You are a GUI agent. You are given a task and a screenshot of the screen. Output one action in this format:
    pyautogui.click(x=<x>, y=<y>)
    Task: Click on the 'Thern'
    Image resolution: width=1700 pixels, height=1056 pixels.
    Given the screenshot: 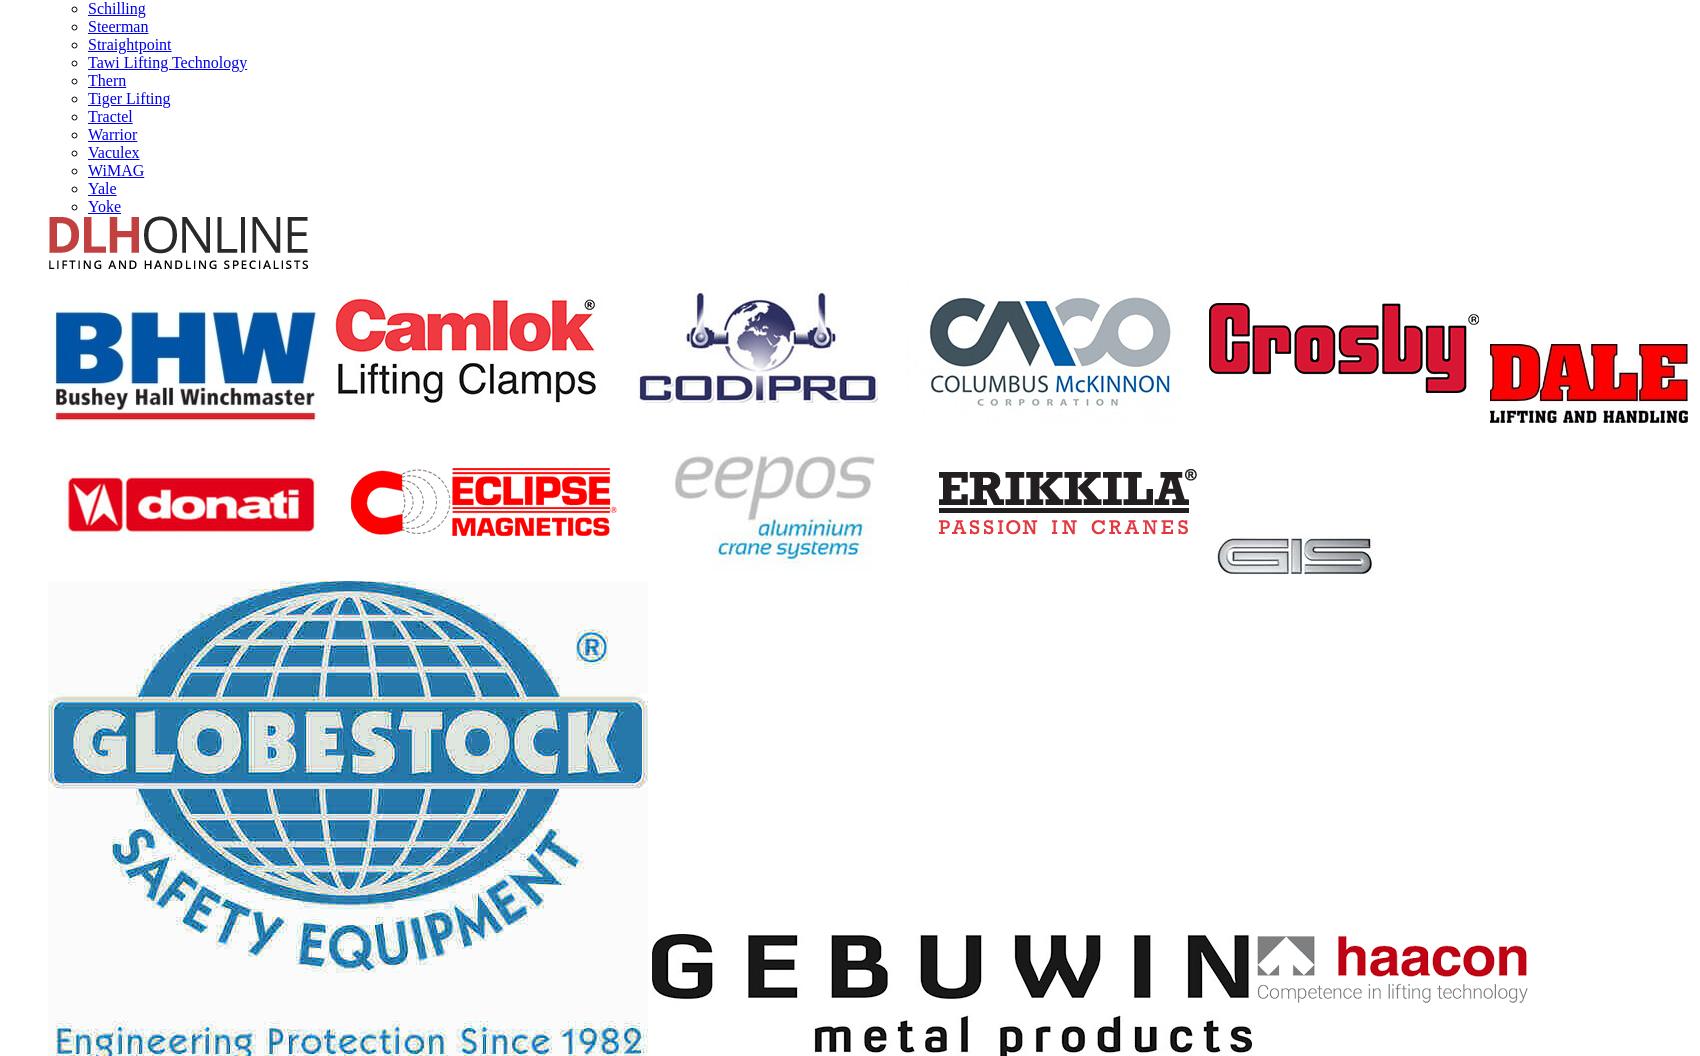 What is the action you would take?
    pyautogui.click(x=88, y=78)
    